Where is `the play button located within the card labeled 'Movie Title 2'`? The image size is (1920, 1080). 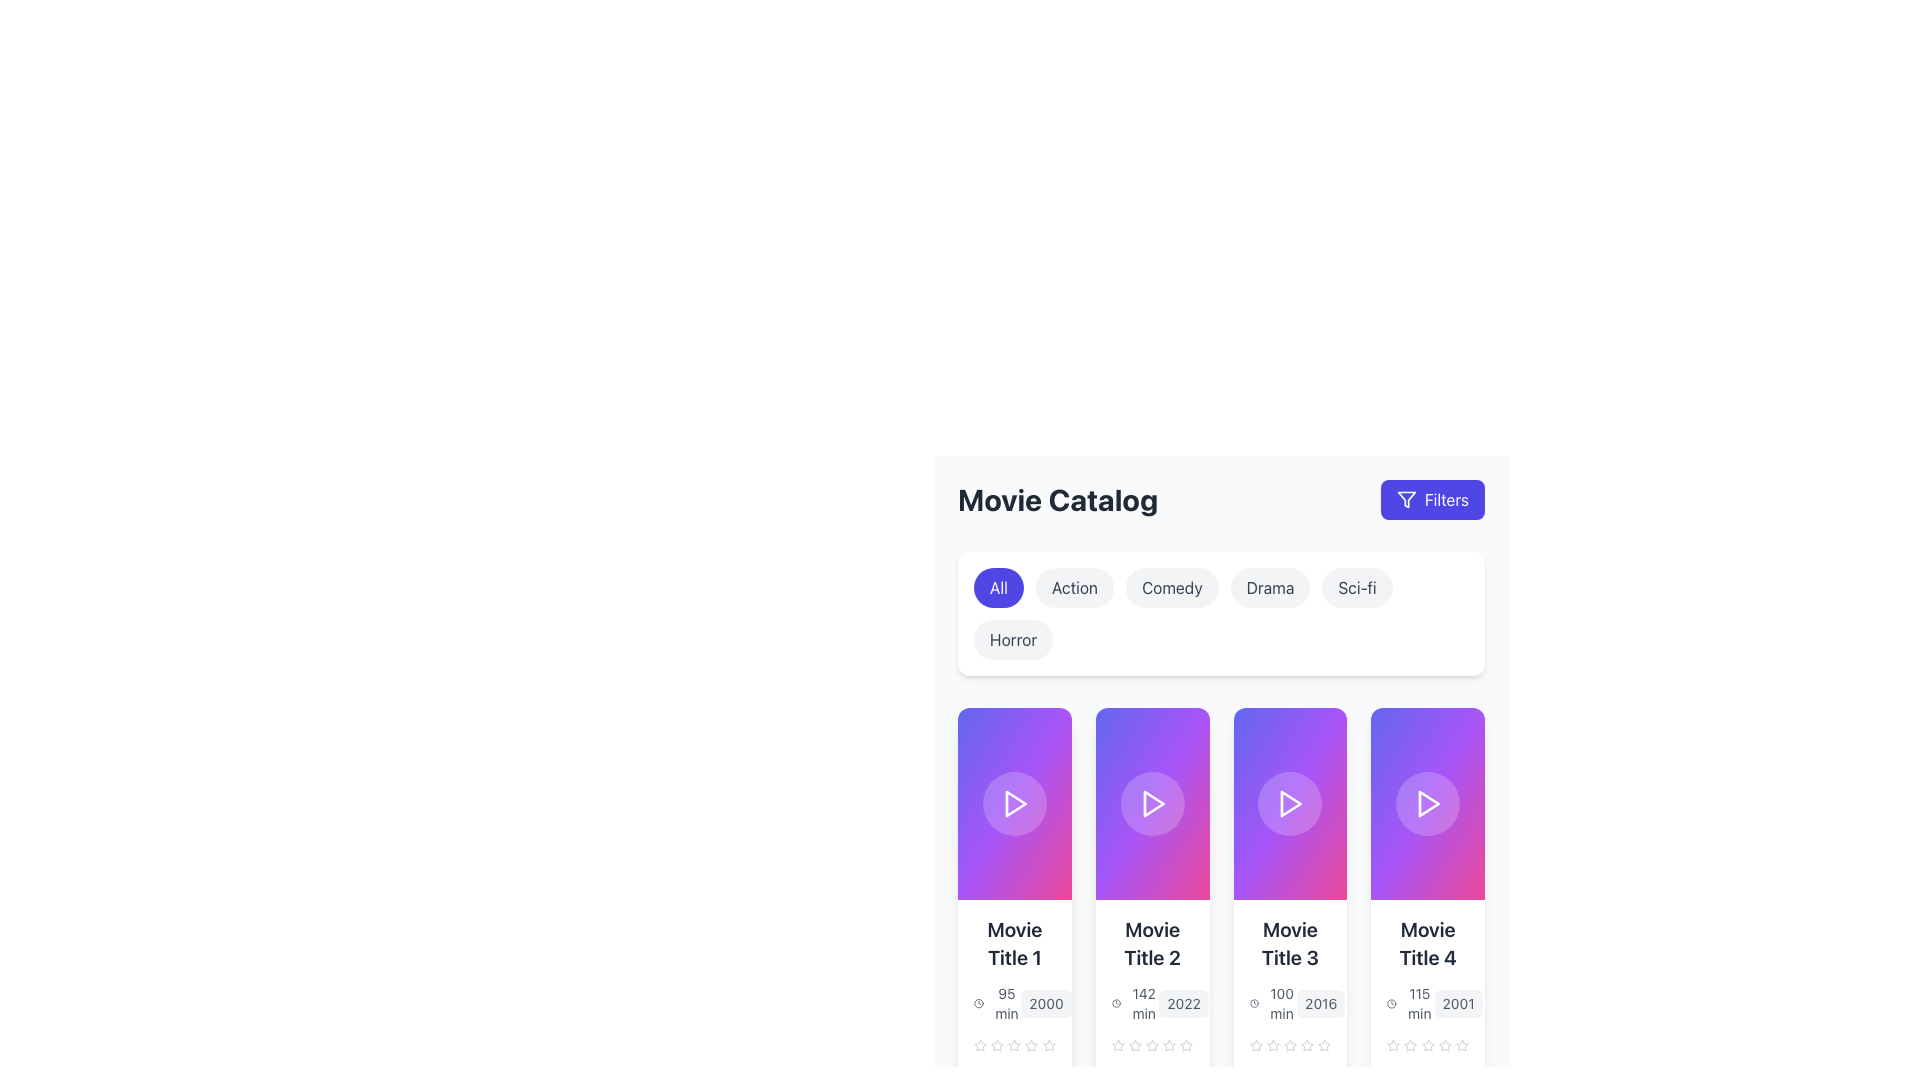
the play button located within the card labeled 'Movie Title 2' is located at coordinates (1152, 802).